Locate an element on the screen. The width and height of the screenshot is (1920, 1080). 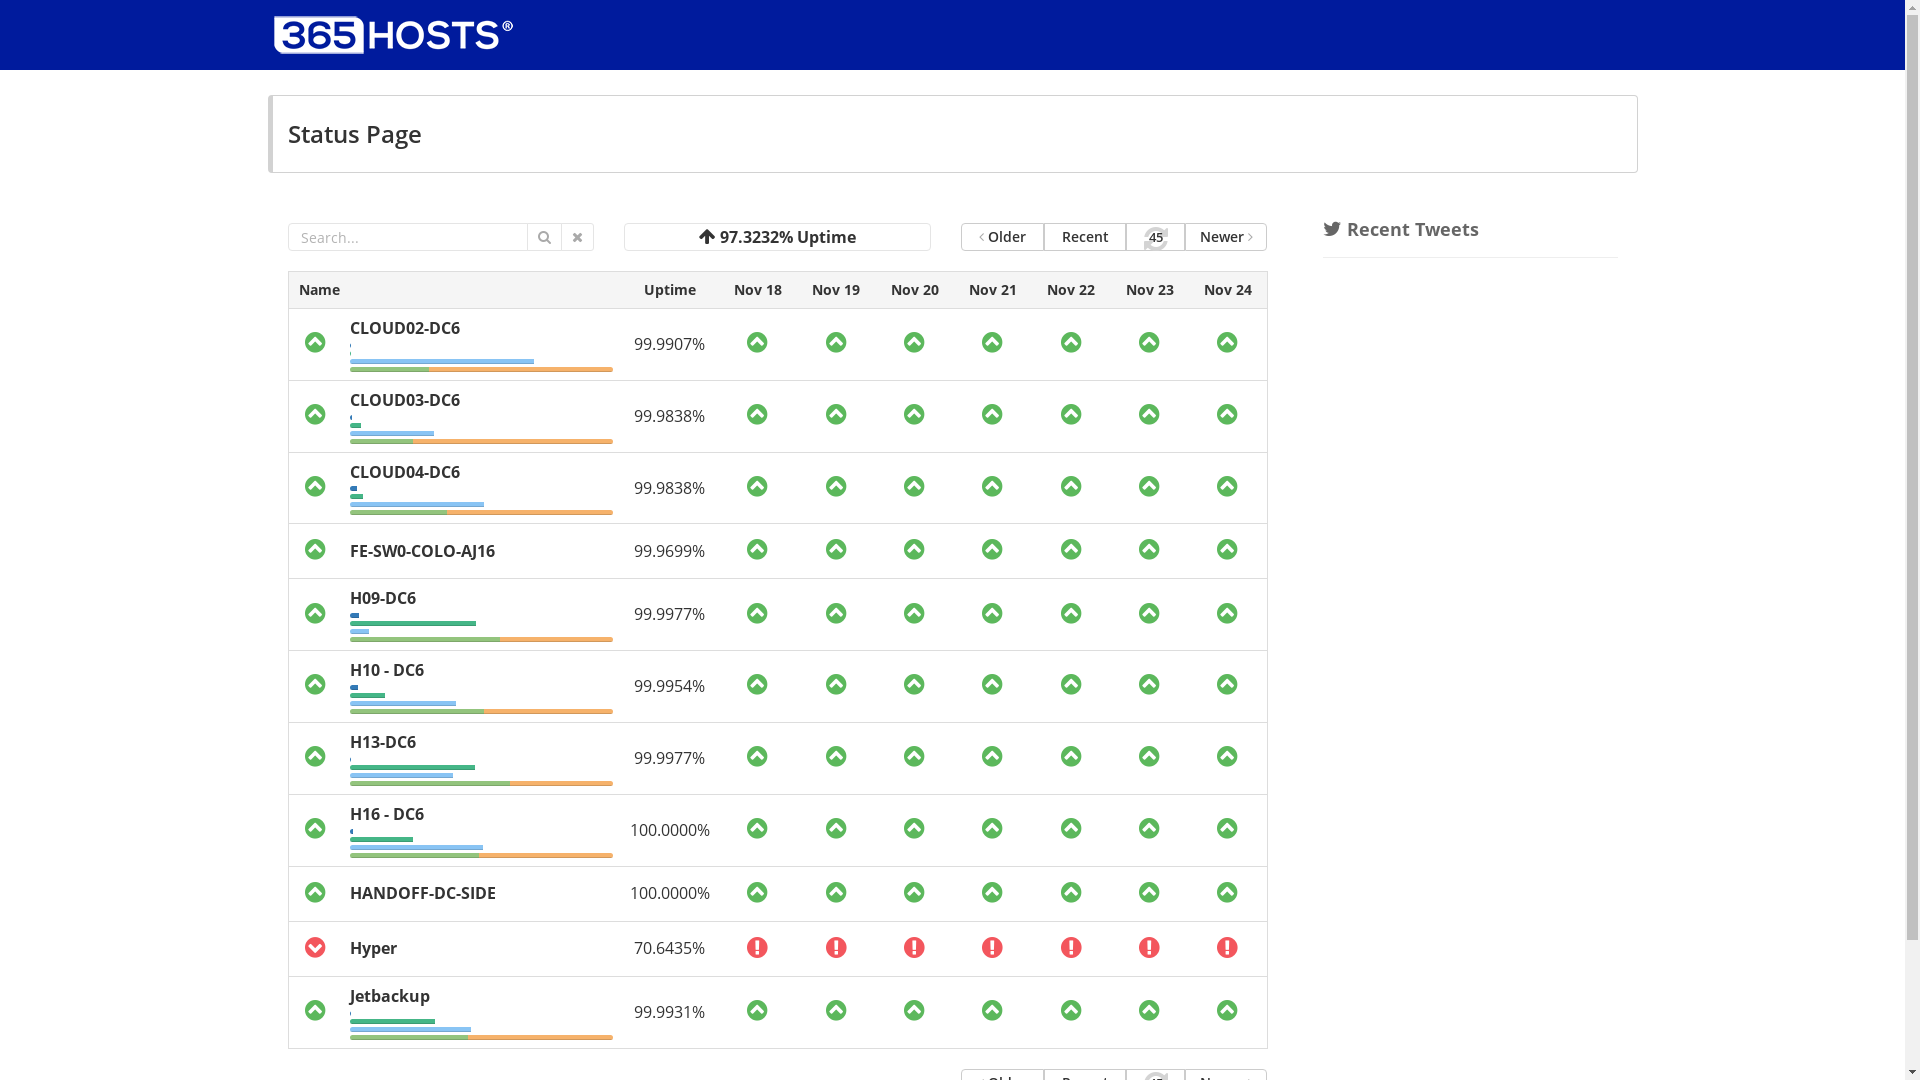
'Older' is located at coordinates (960, 235).